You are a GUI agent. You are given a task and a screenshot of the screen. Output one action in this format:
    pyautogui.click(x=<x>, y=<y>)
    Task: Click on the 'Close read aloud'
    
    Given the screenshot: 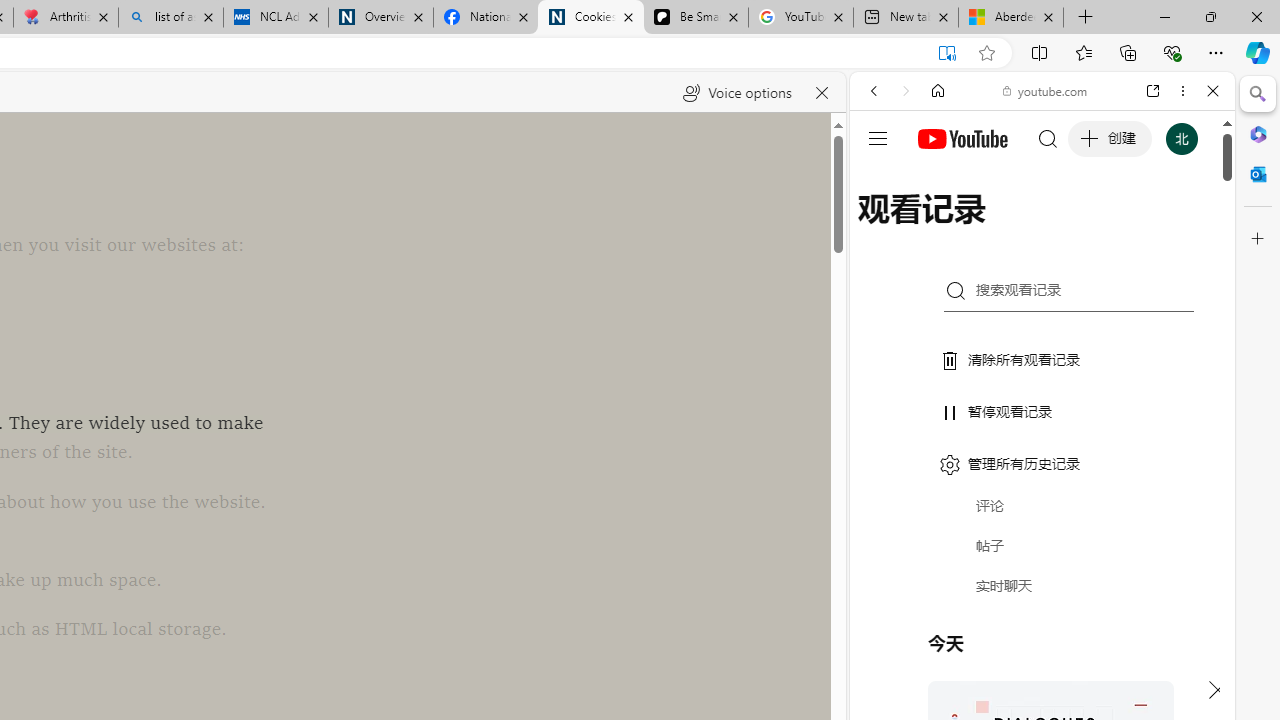 What is the action you would take?
    pyautogui.click(x=821, y=92)
    